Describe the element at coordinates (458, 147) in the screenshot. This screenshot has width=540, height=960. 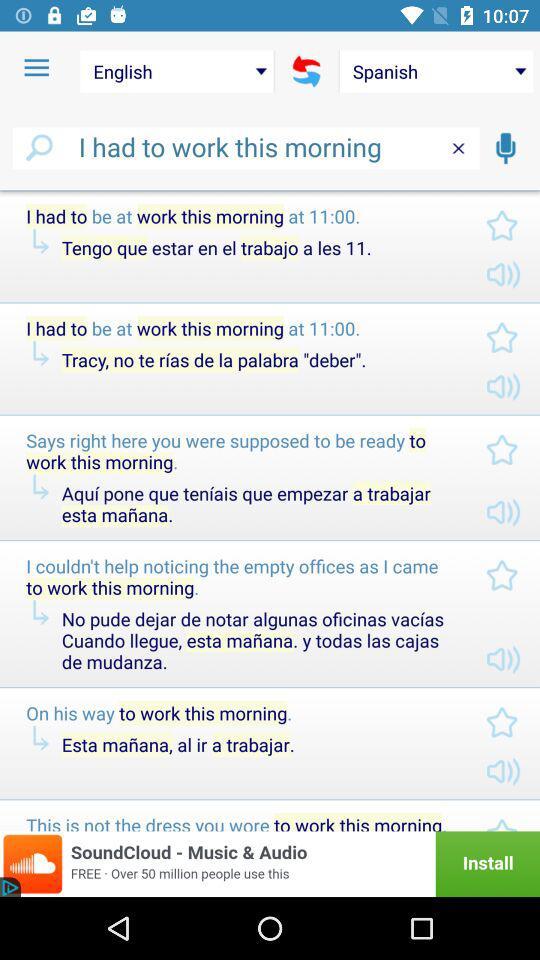
I see `clear text` at that location.